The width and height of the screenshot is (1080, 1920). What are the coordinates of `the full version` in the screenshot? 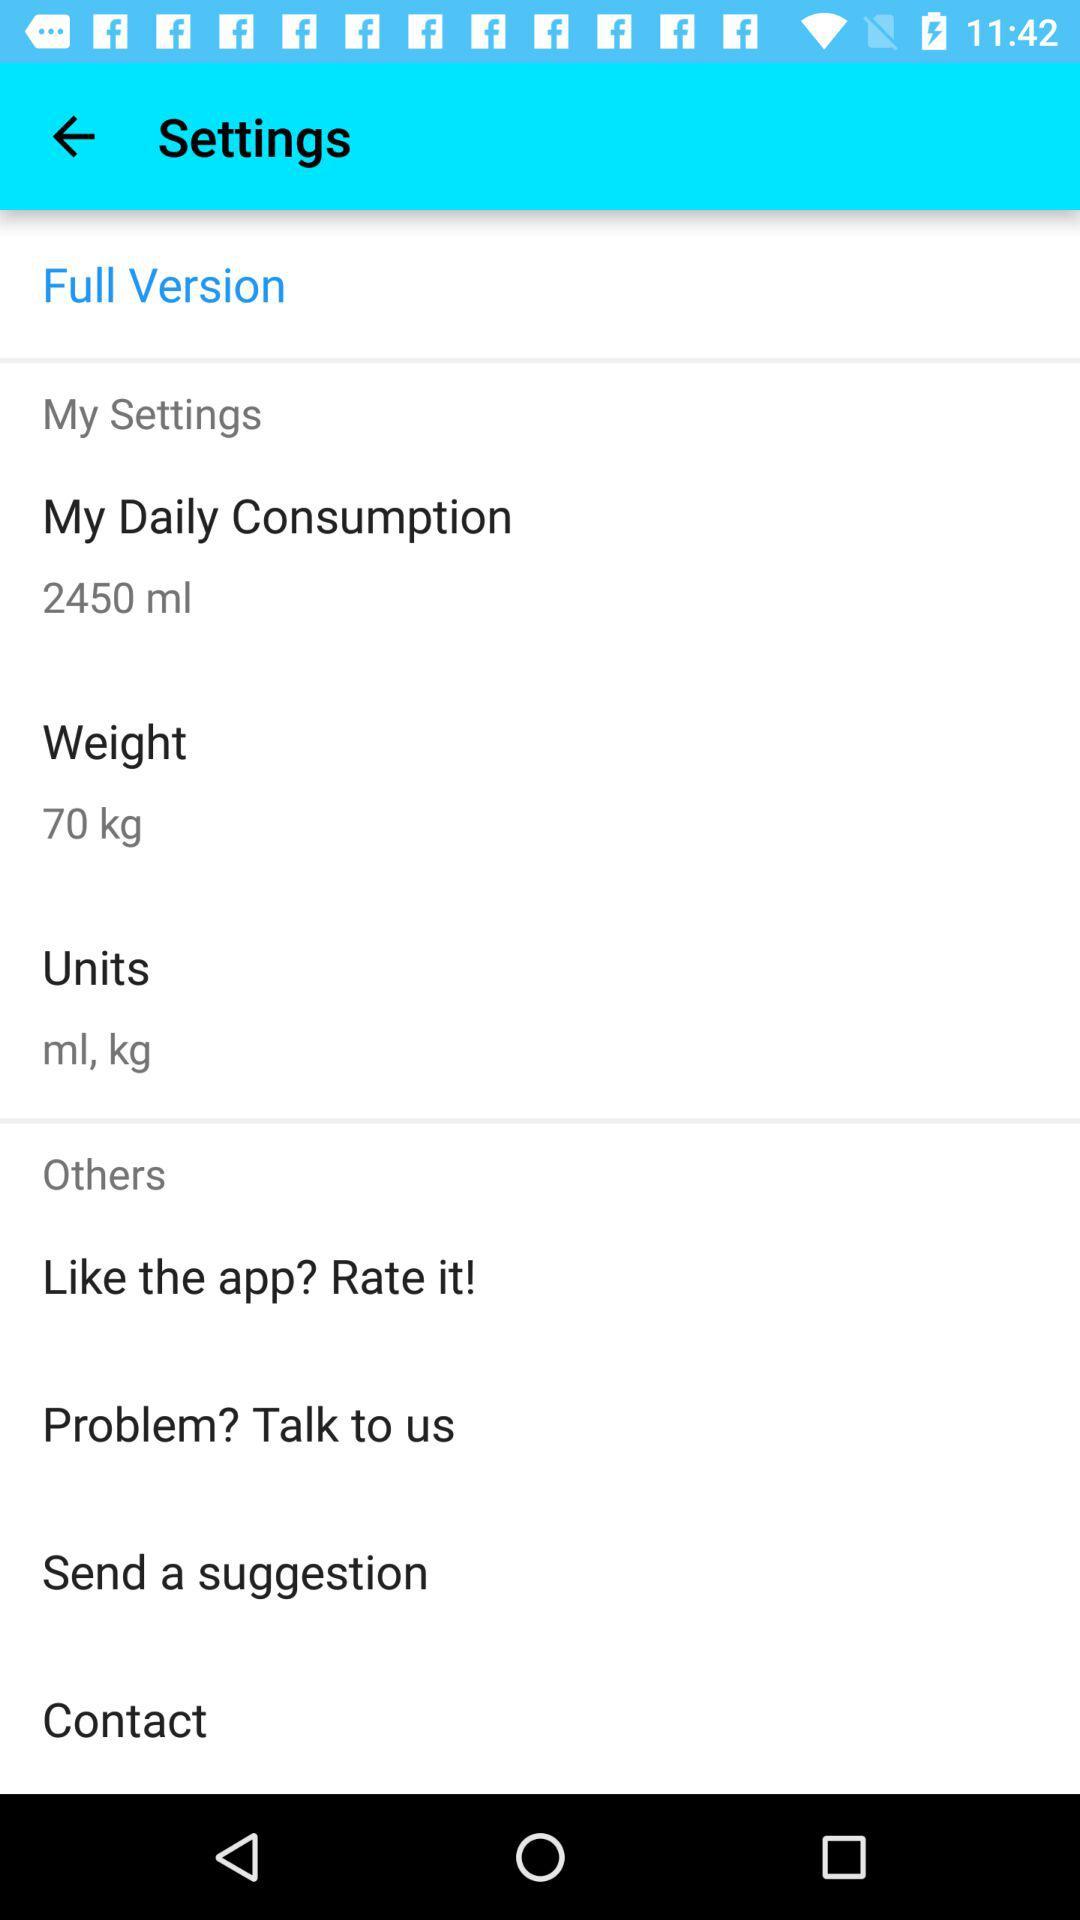 It's located at (163, 282).